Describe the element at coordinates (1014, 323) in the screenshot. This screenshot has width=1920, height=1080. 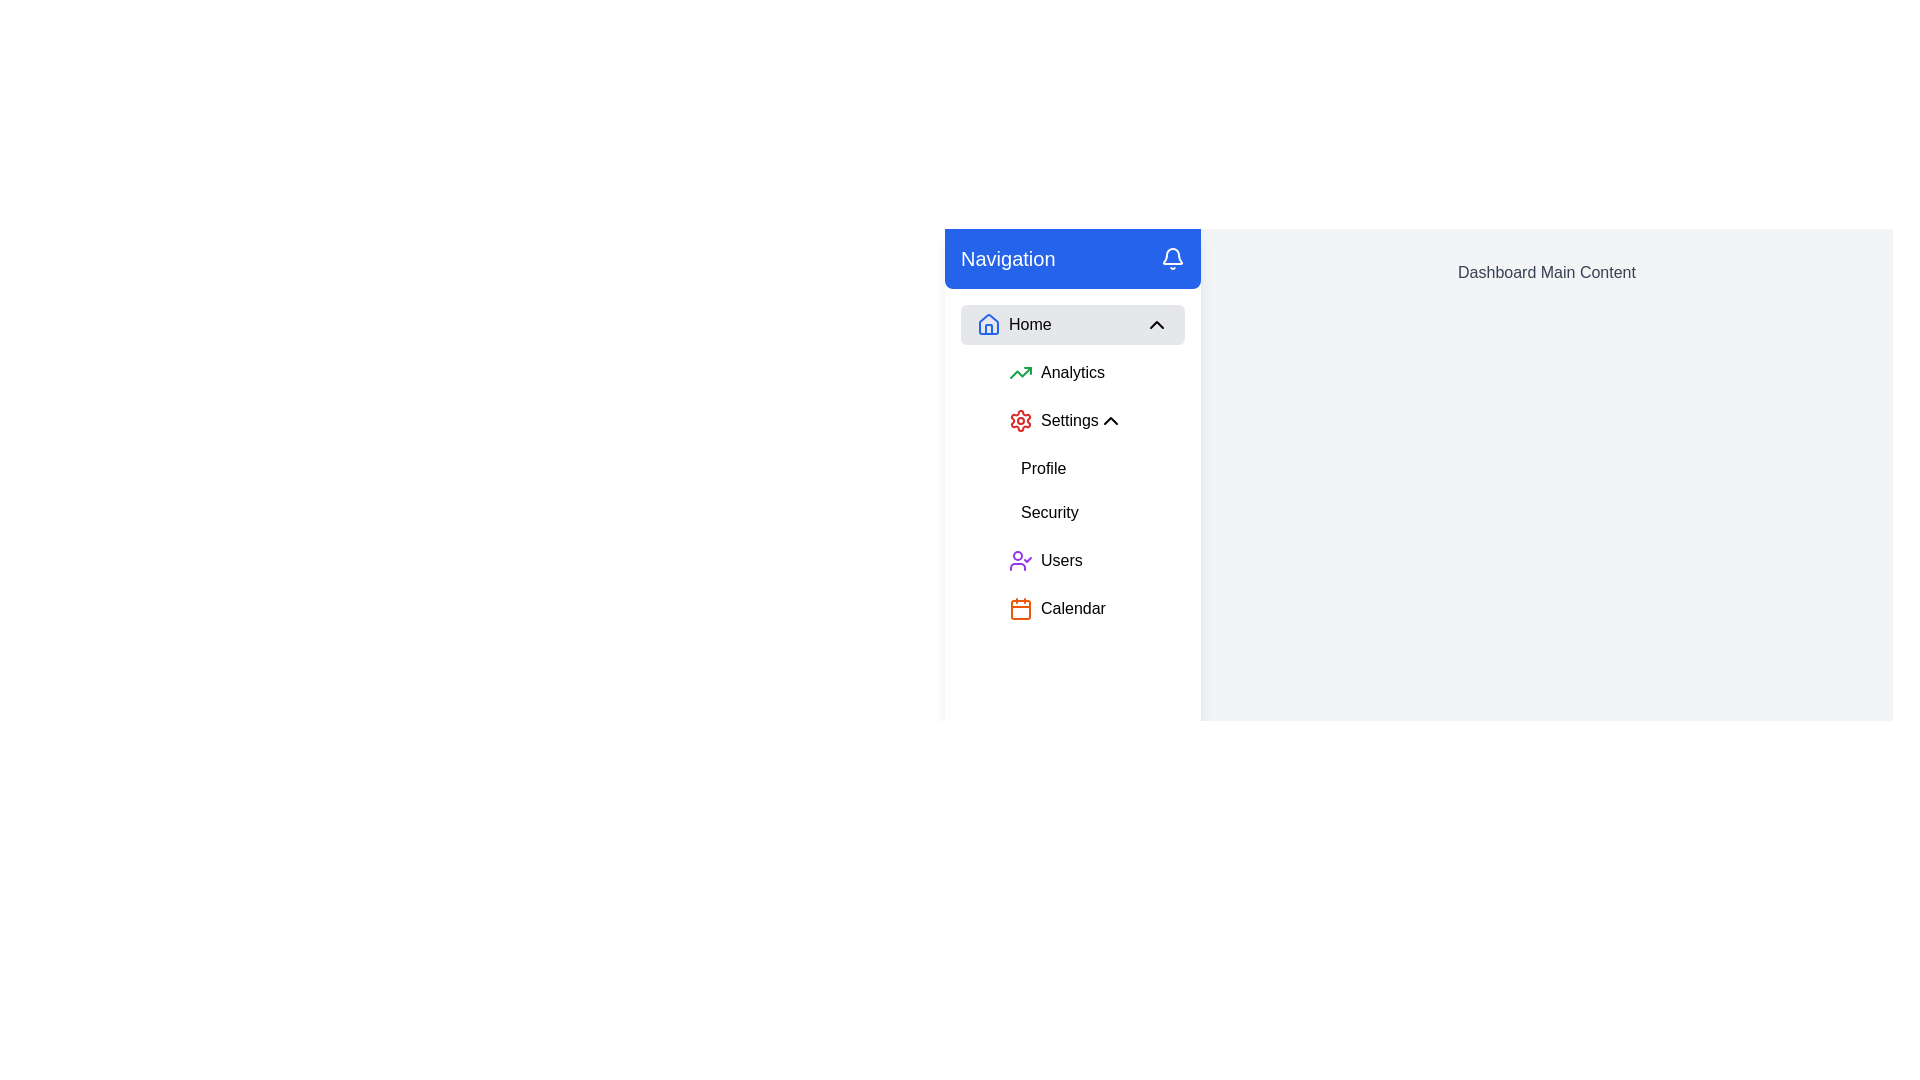
I see `the 'Home' navigation menu item, which features a blue house-shaped icon and the text 'Home', to trigger a tooltip or highlight effect` at that location.